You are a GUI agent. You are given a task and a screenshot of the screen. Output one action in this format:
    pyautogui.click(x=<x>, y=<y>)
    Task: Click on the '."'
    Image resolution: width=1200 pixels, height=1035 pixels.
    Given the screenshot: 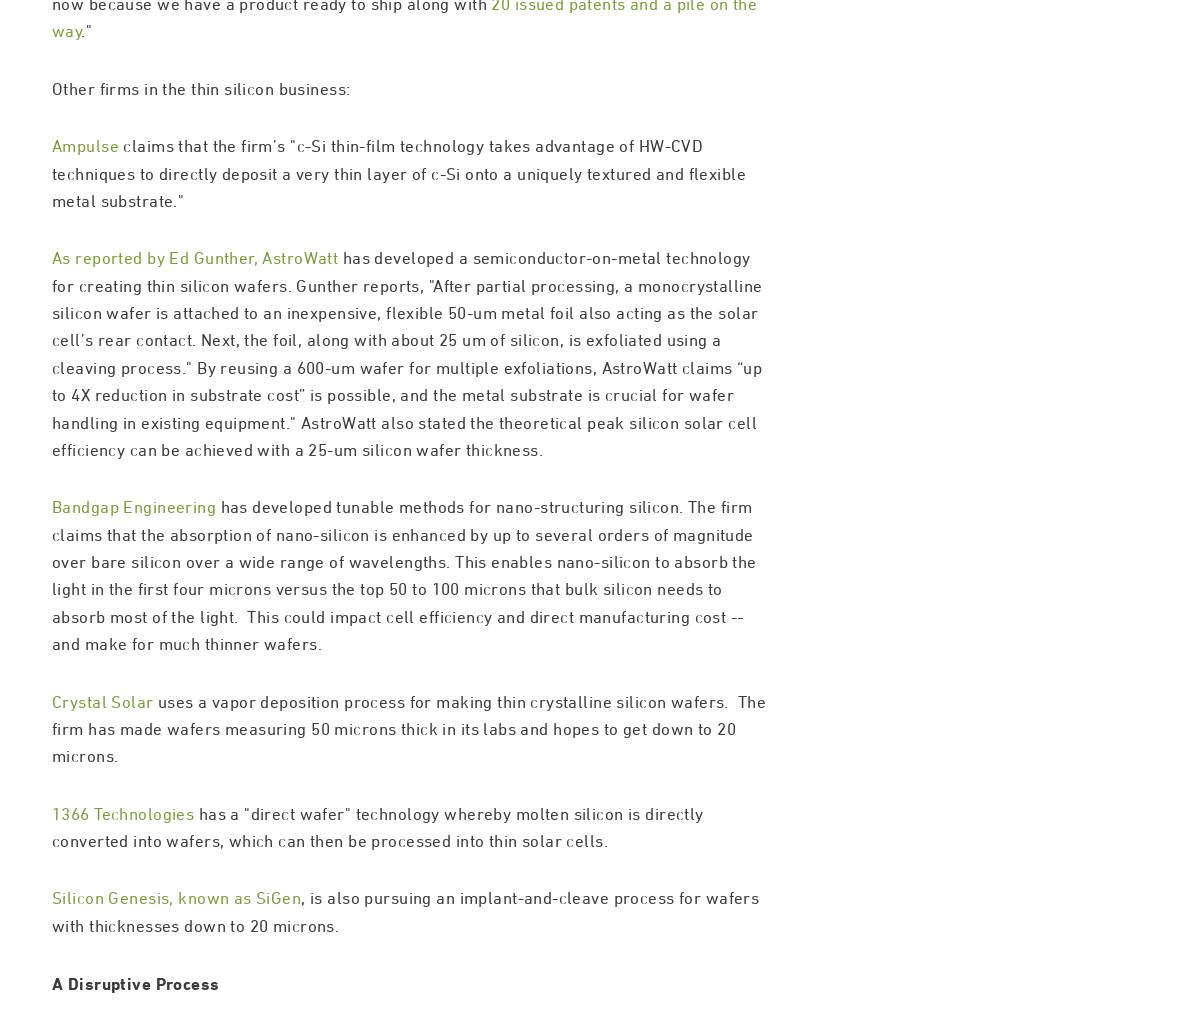 What is the action you would take?
    pyautogui.click(x=87, y=116)
    